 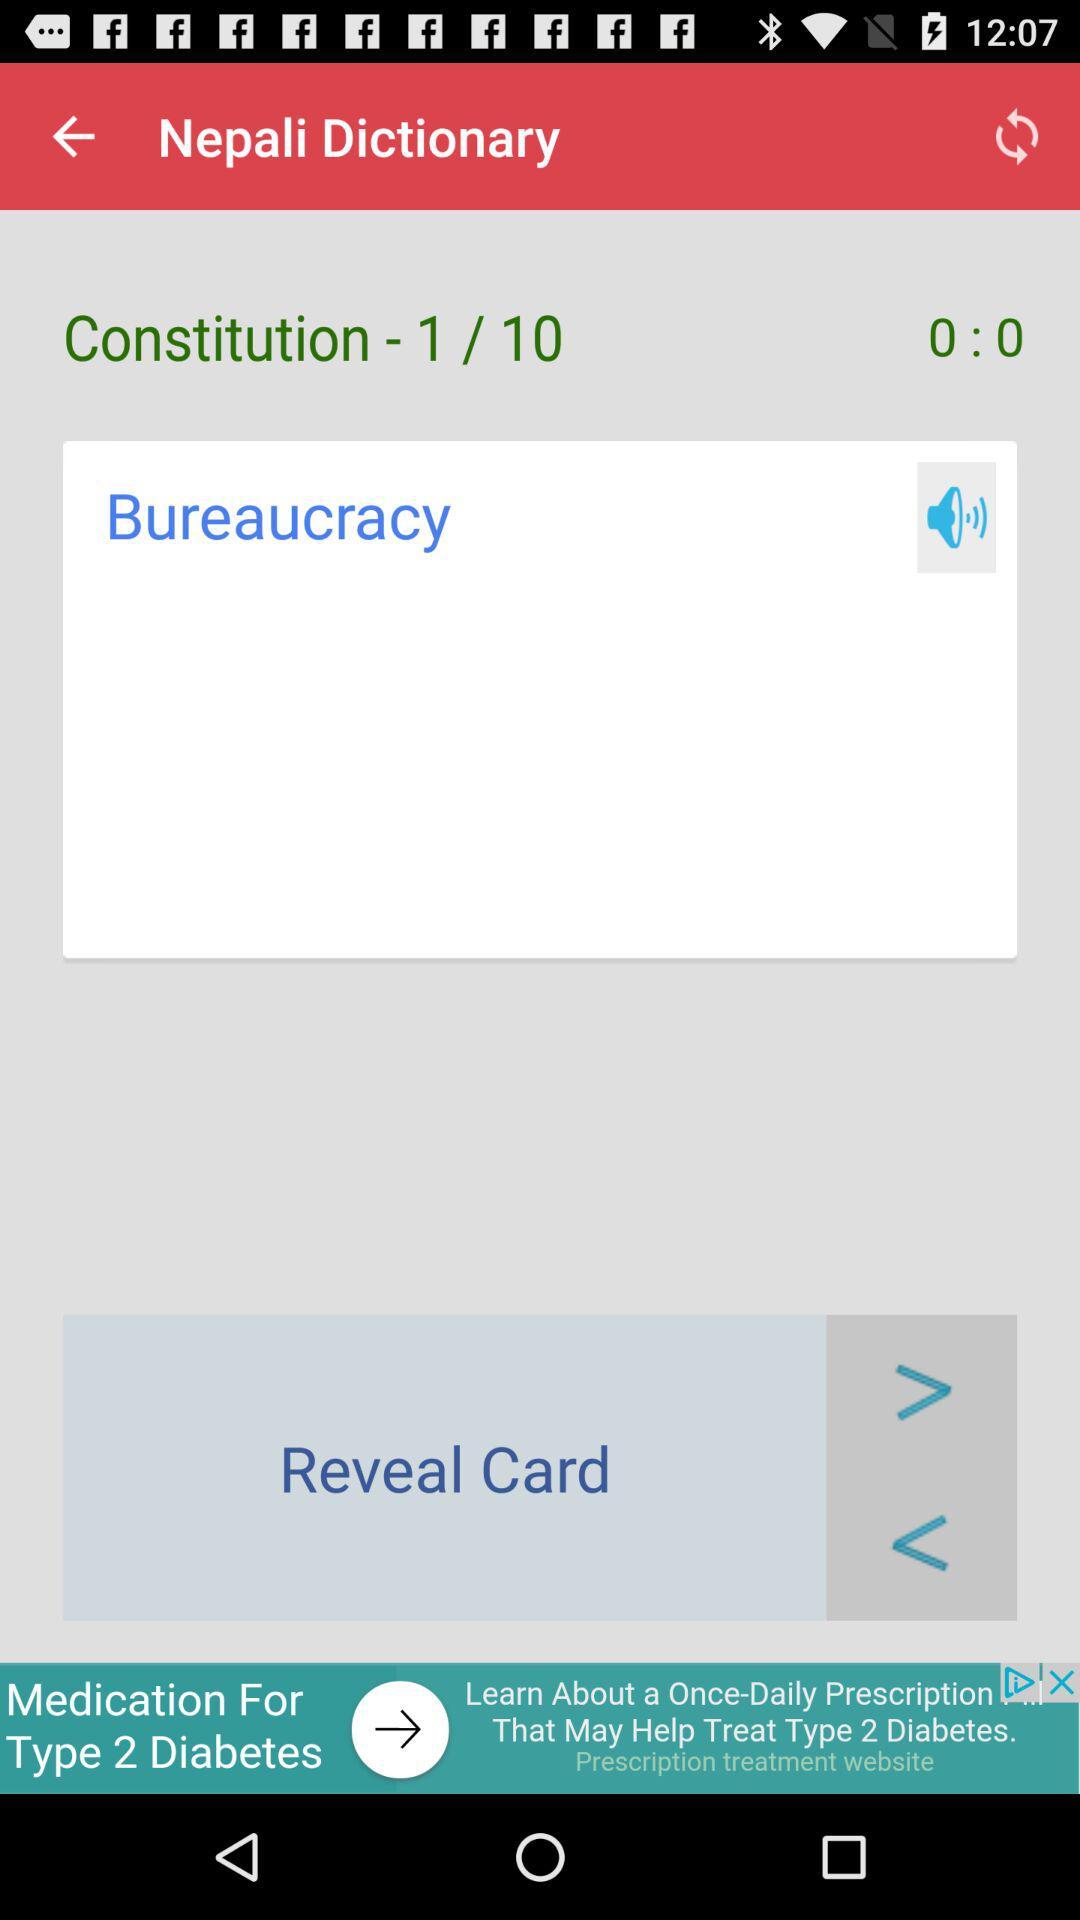 What do you see at coordinates (540, 1727) in the screenshot?
I see `advertisement page` at bounding box center [540, 1727].